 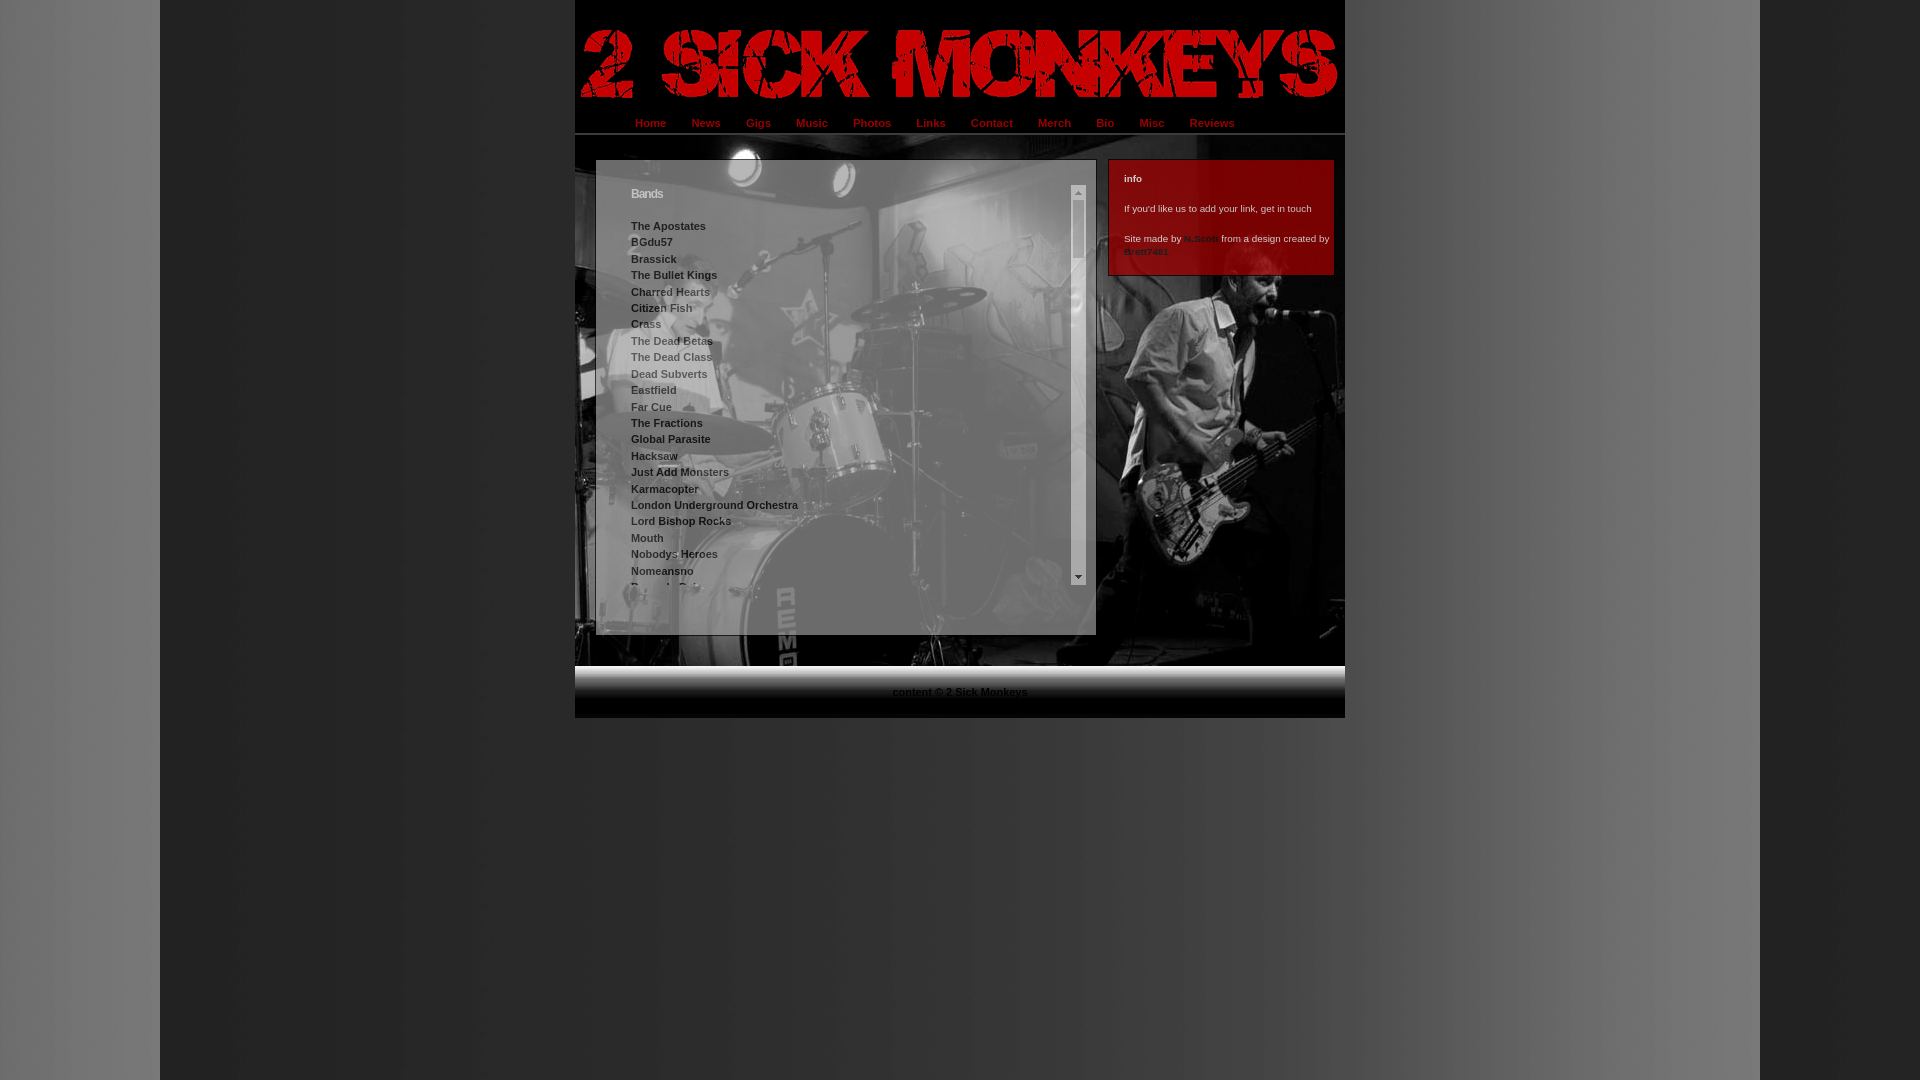 What do you see at coordinates (1153, 122) in the screenshot?
I see `'Misc'` at bounding box center [1153, 122].